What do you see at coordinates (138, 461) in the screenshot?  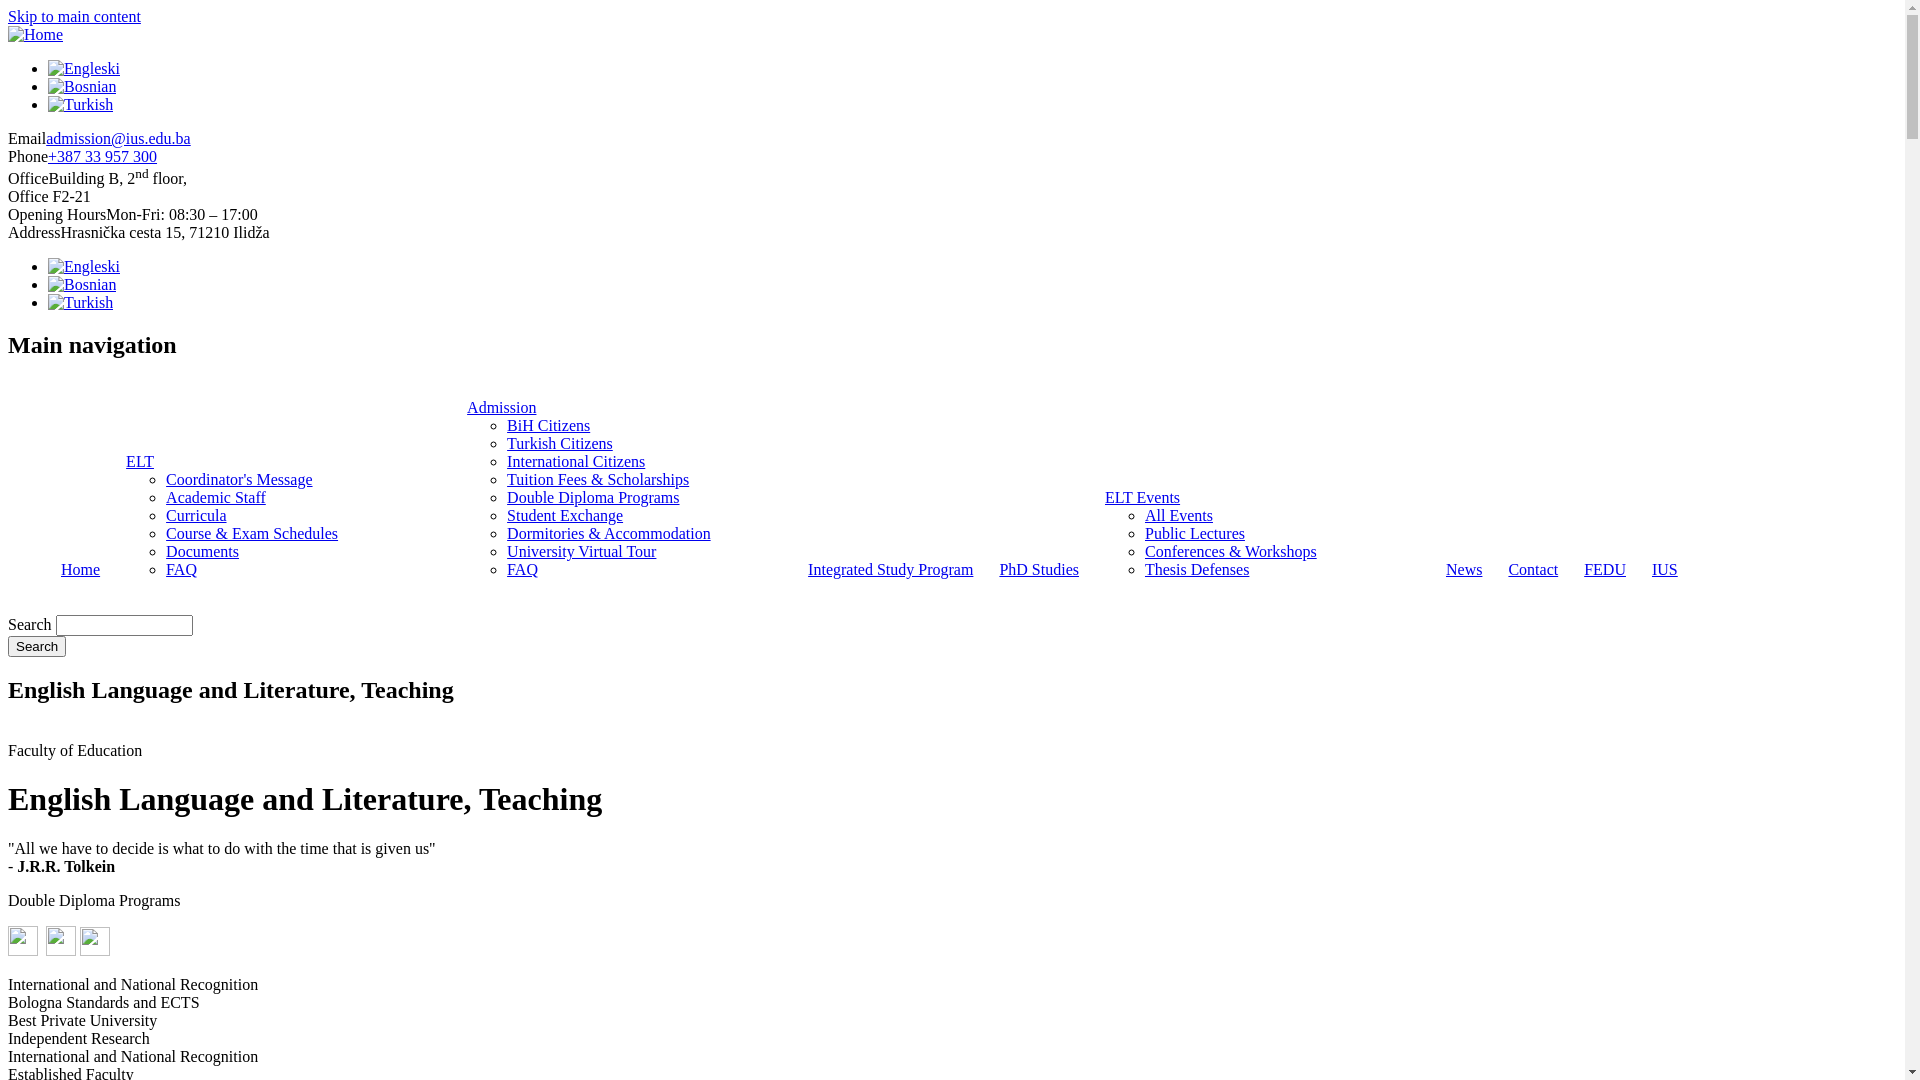 I see `'ELT'` at bounding box center [138, 461].